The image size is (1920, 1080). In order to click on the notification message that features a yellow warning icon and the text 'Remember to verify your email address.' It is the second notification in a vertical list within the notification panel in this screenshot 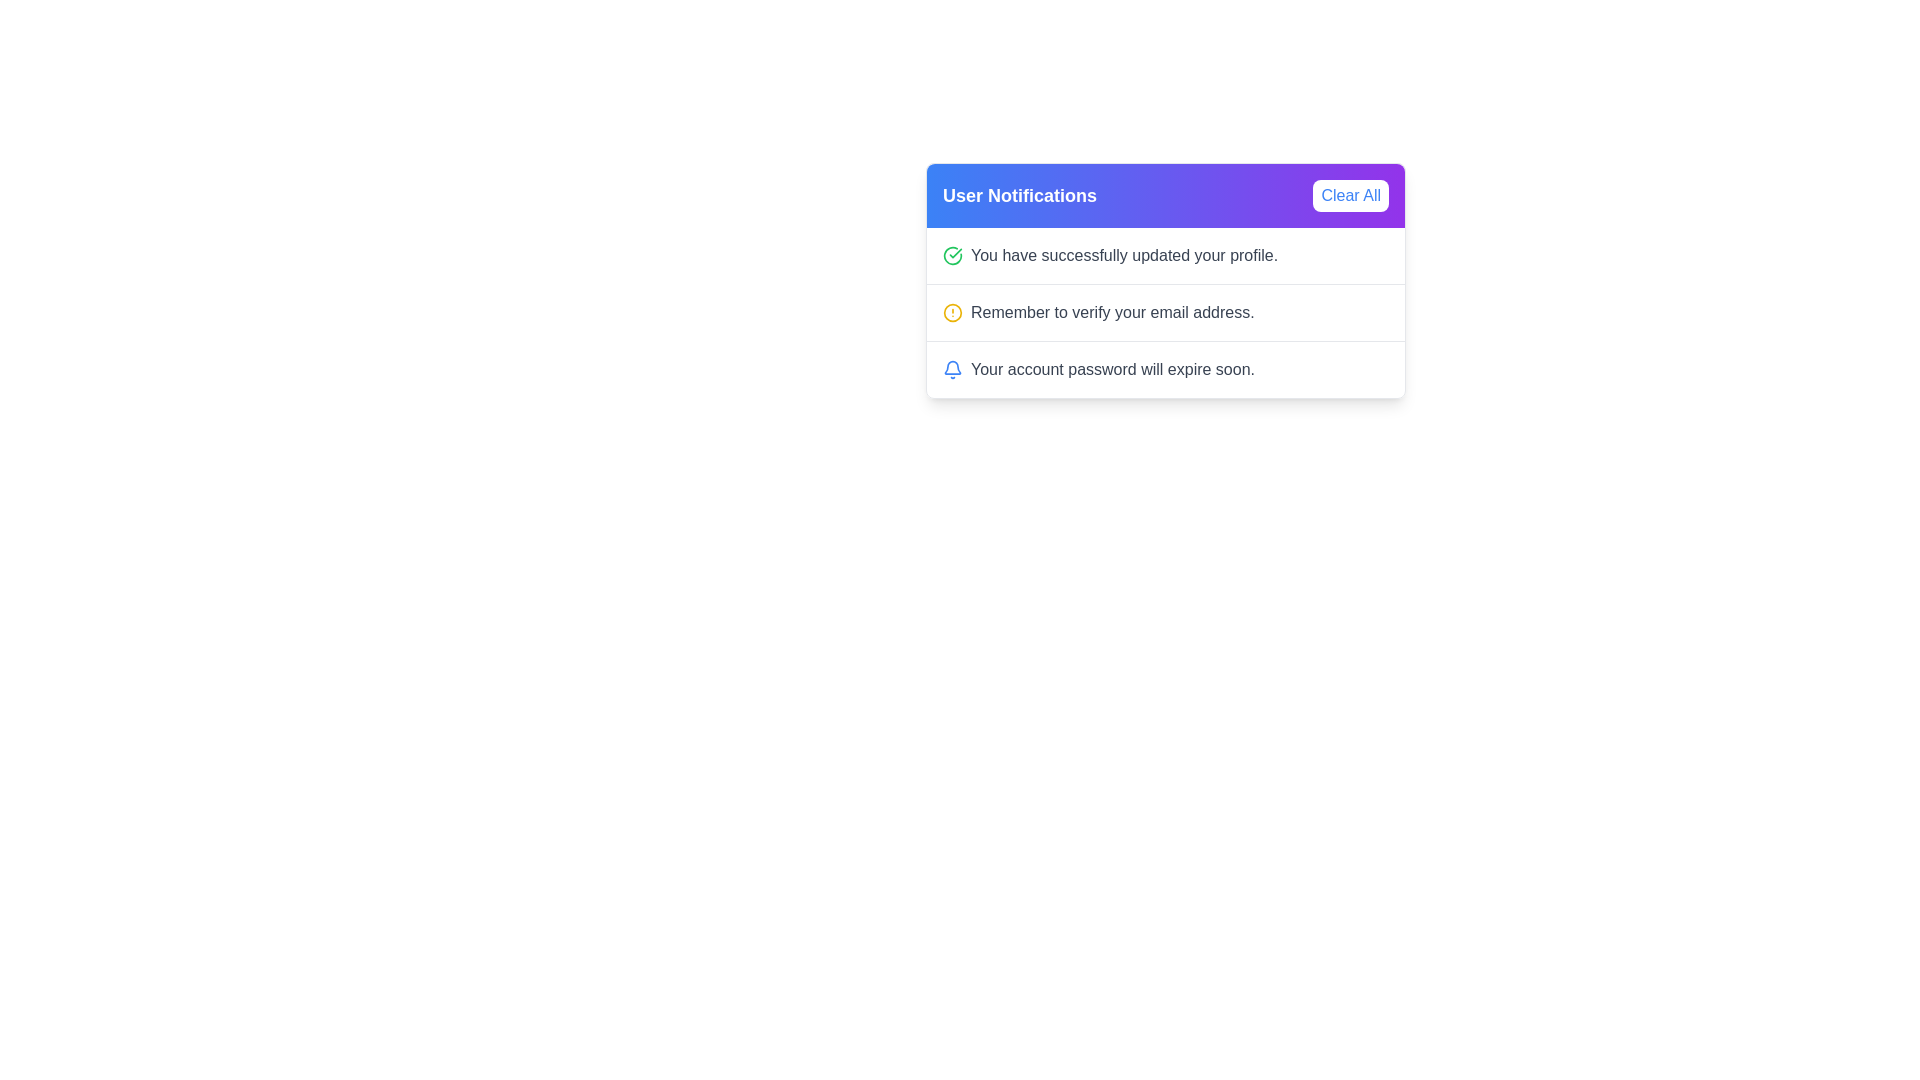, I will do `click(1166, 312)`.